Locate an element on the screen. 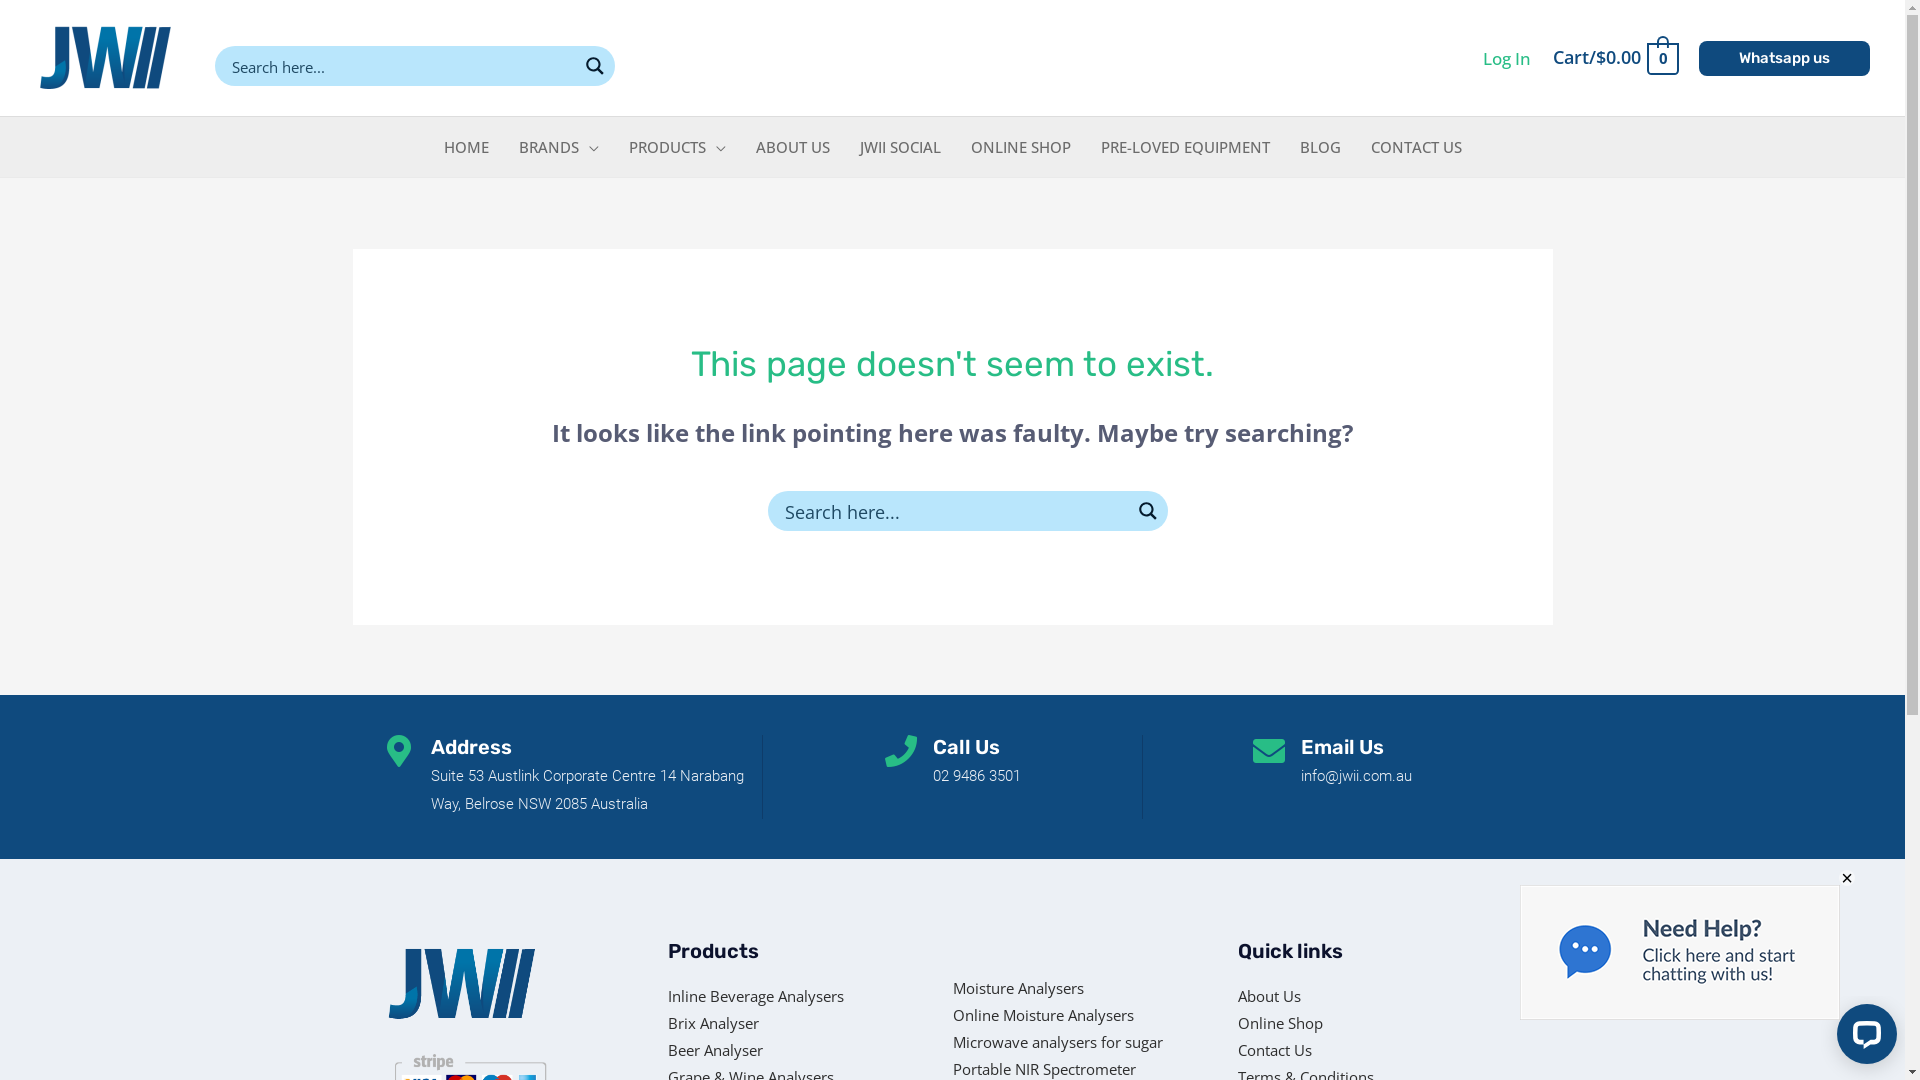 The width and height of the screenshot is (1920, 1080). 'Email Us' is located at coordinates (1300, 747).